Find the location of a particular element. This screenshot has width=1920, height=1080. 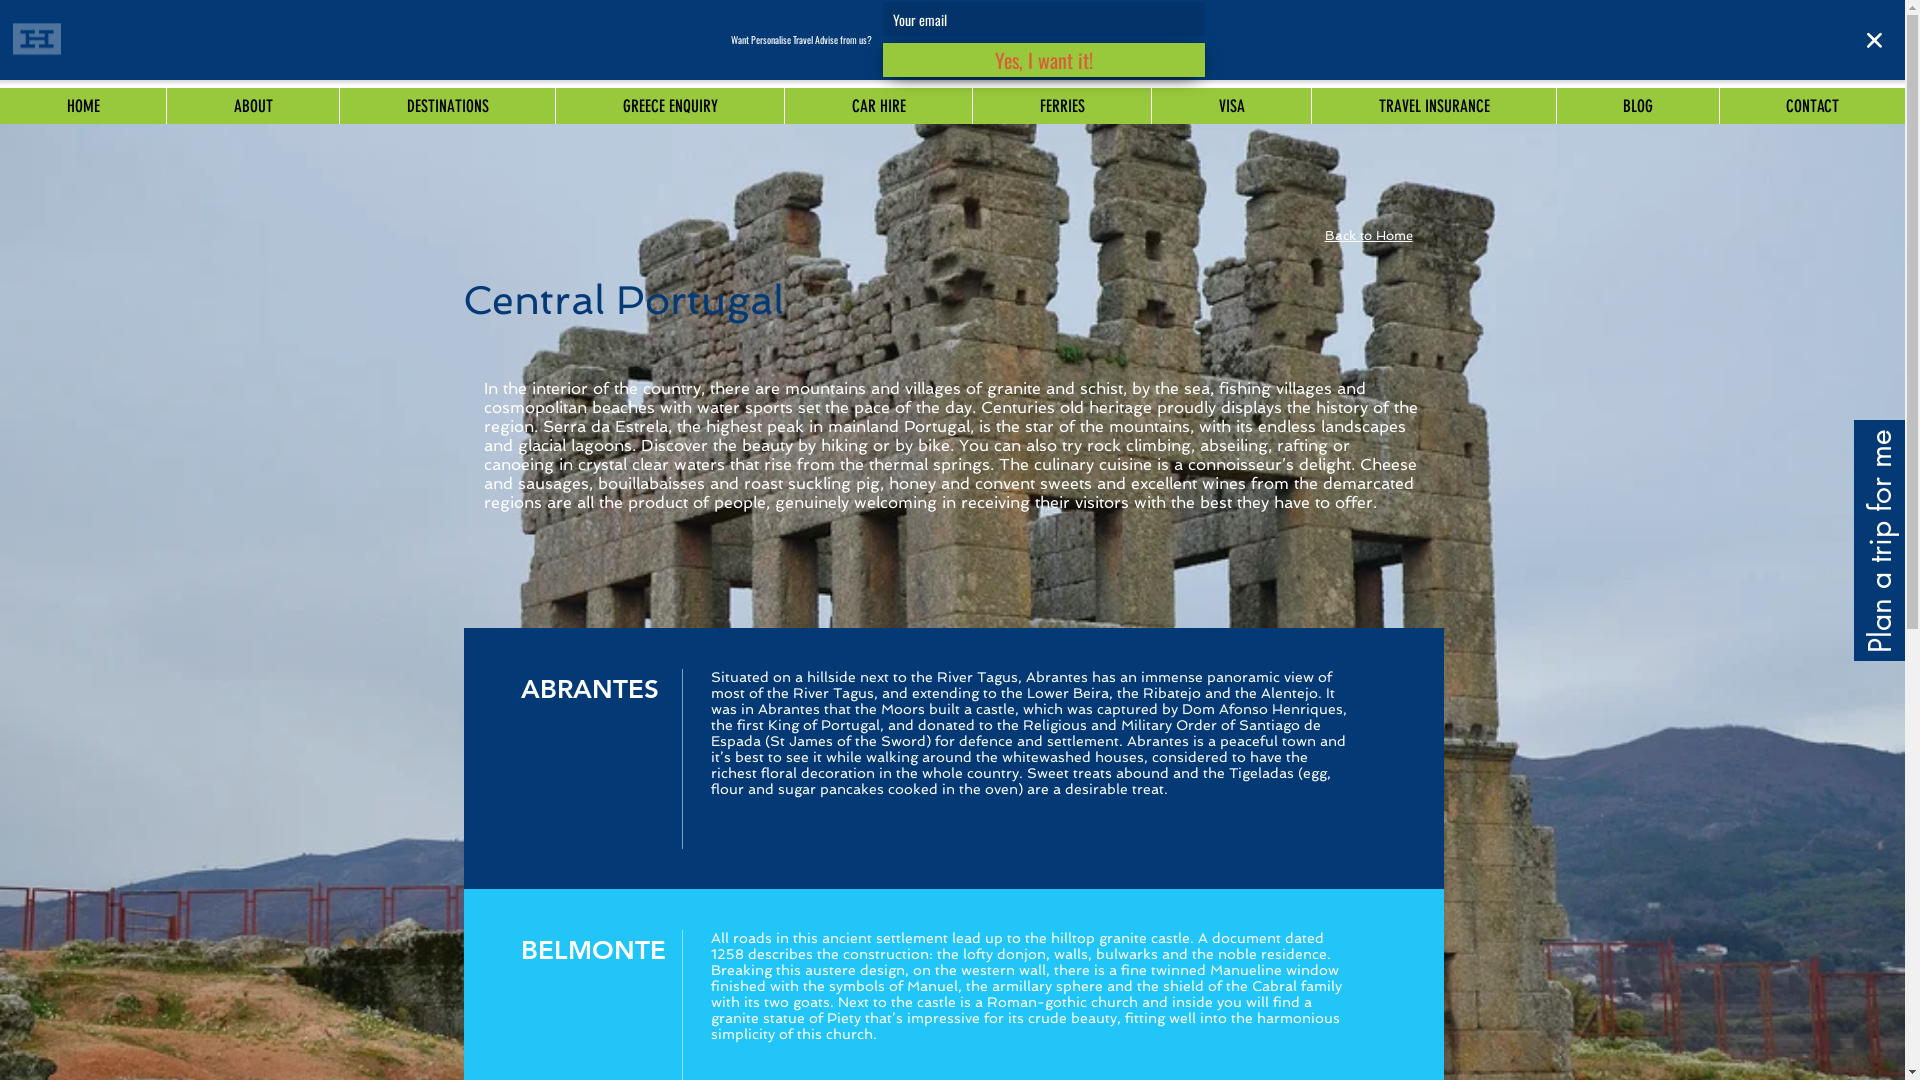

'ABOUT' is located at coordinates (251, 105).